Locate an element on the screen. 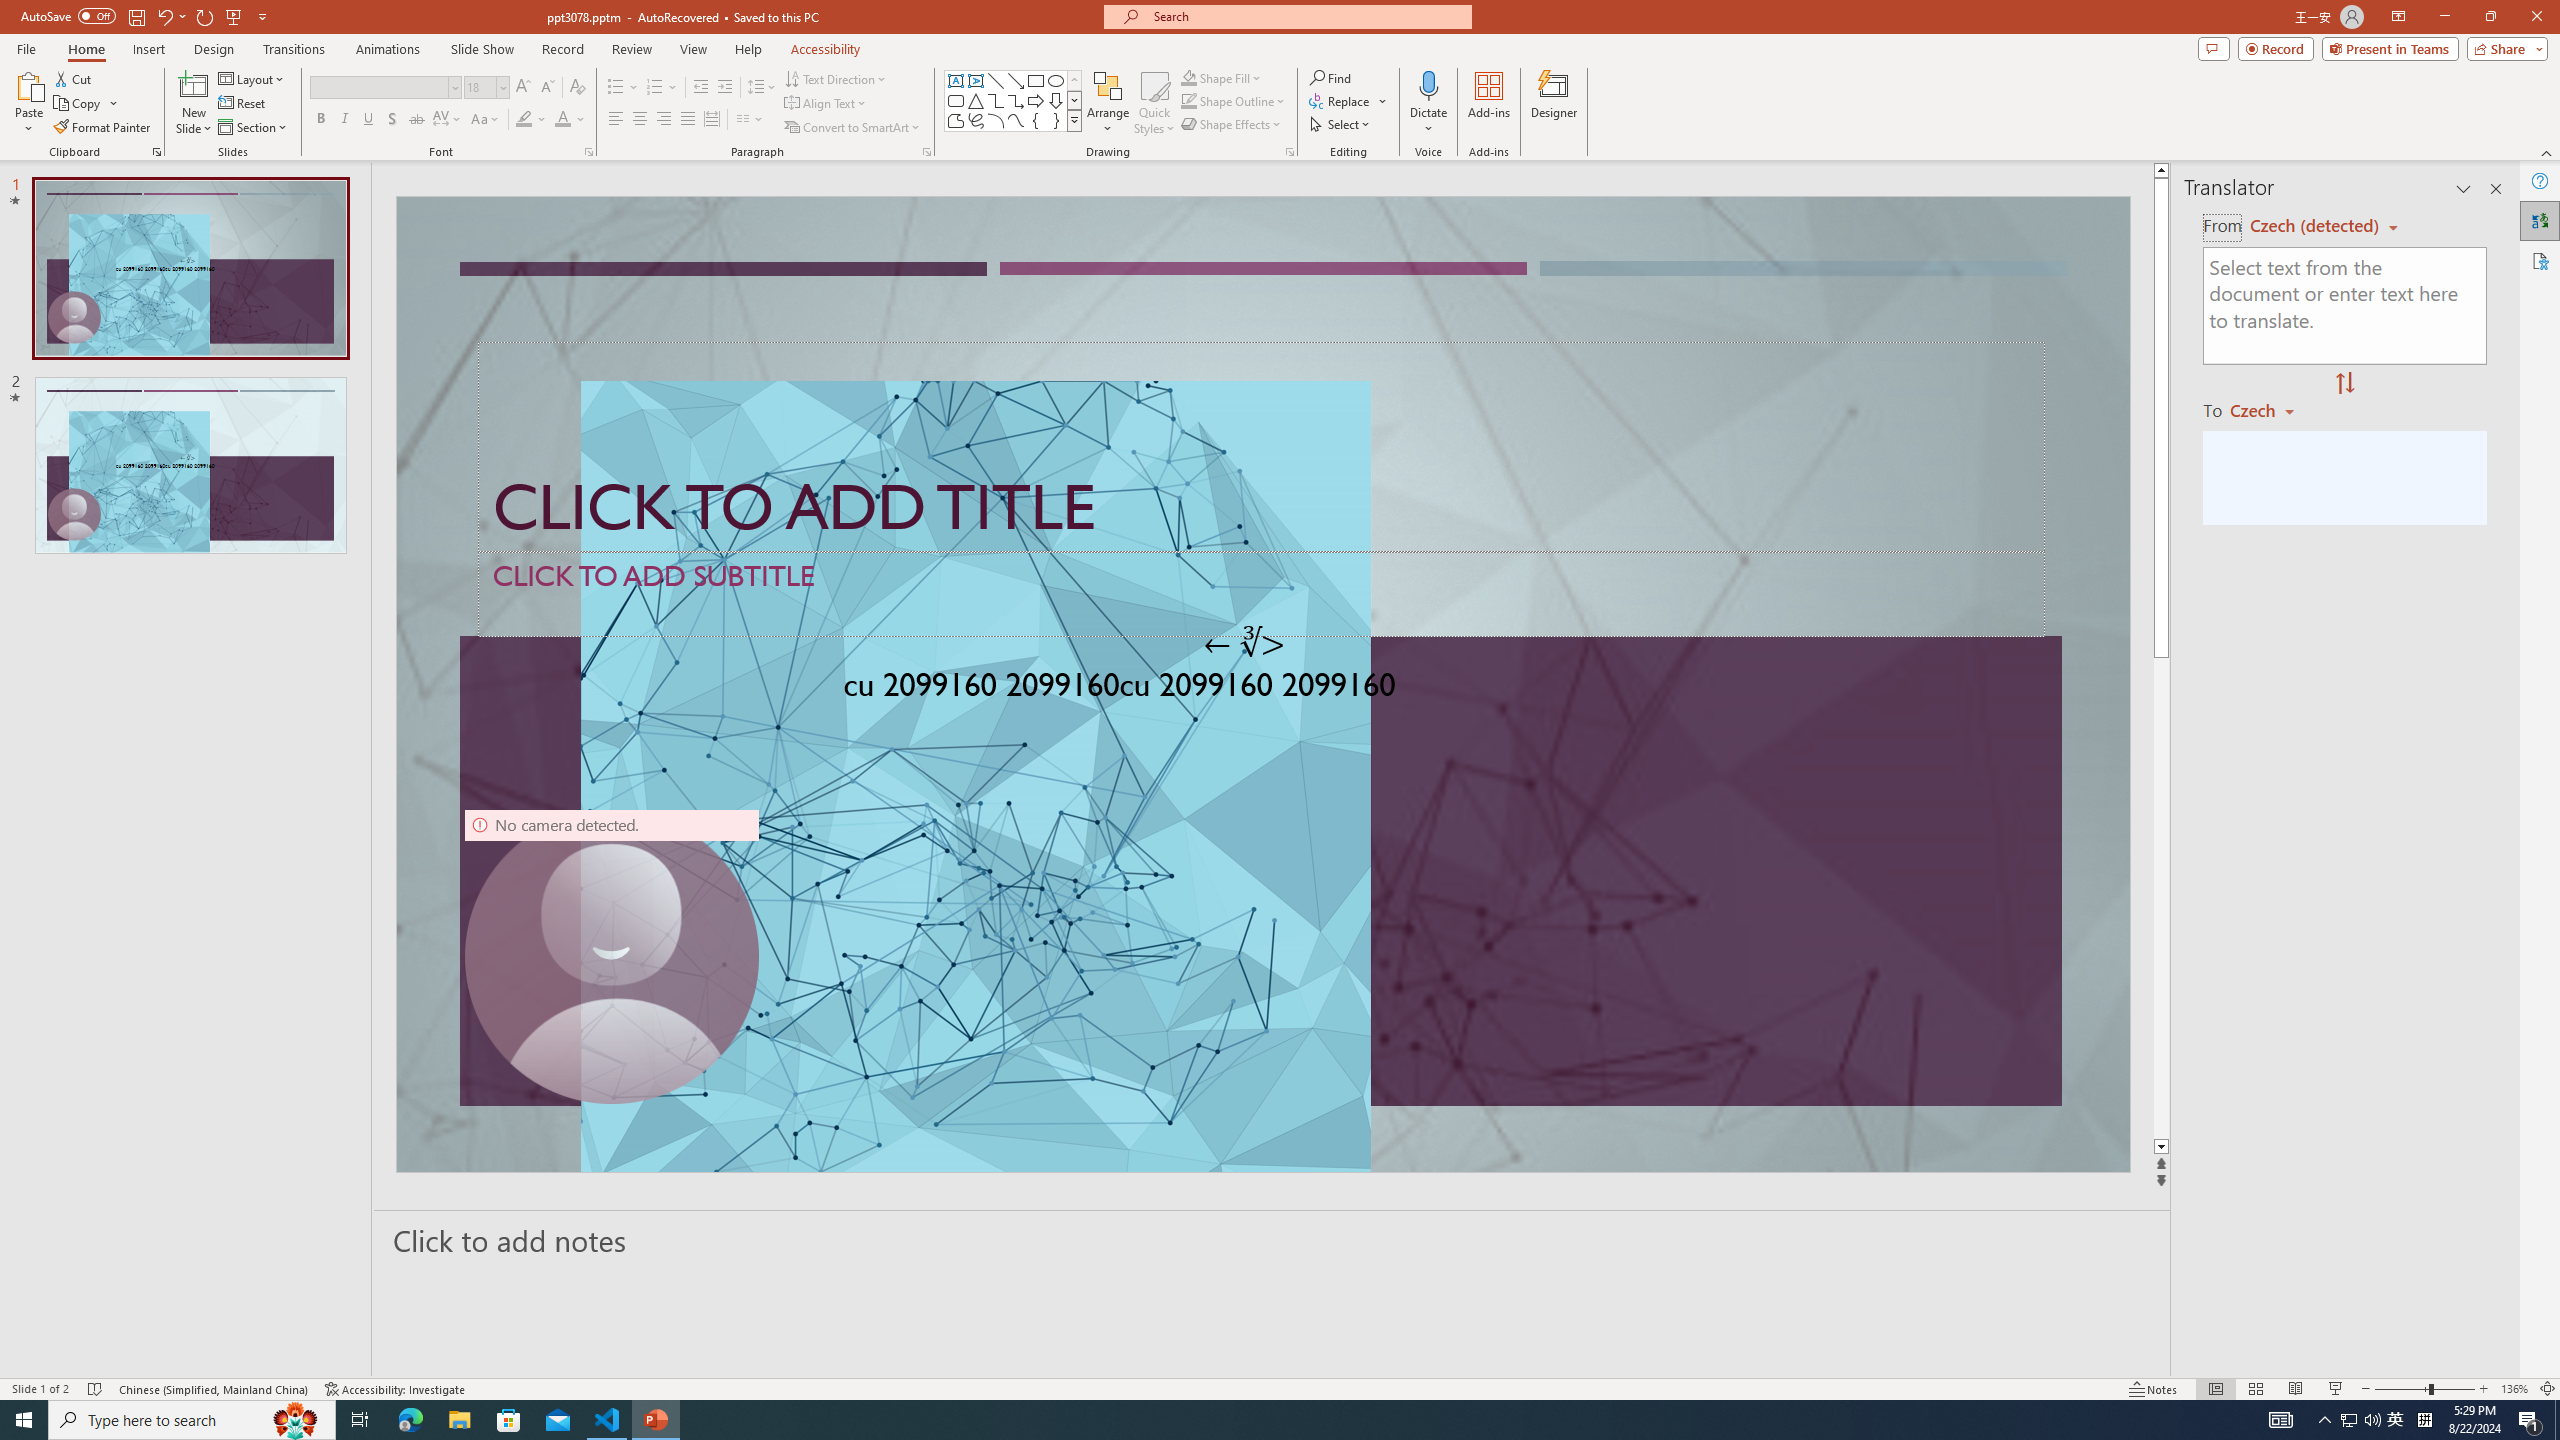 This screenshot has width=2560, height=1440. 'Replace...' is located at coordinates (1341, 99).